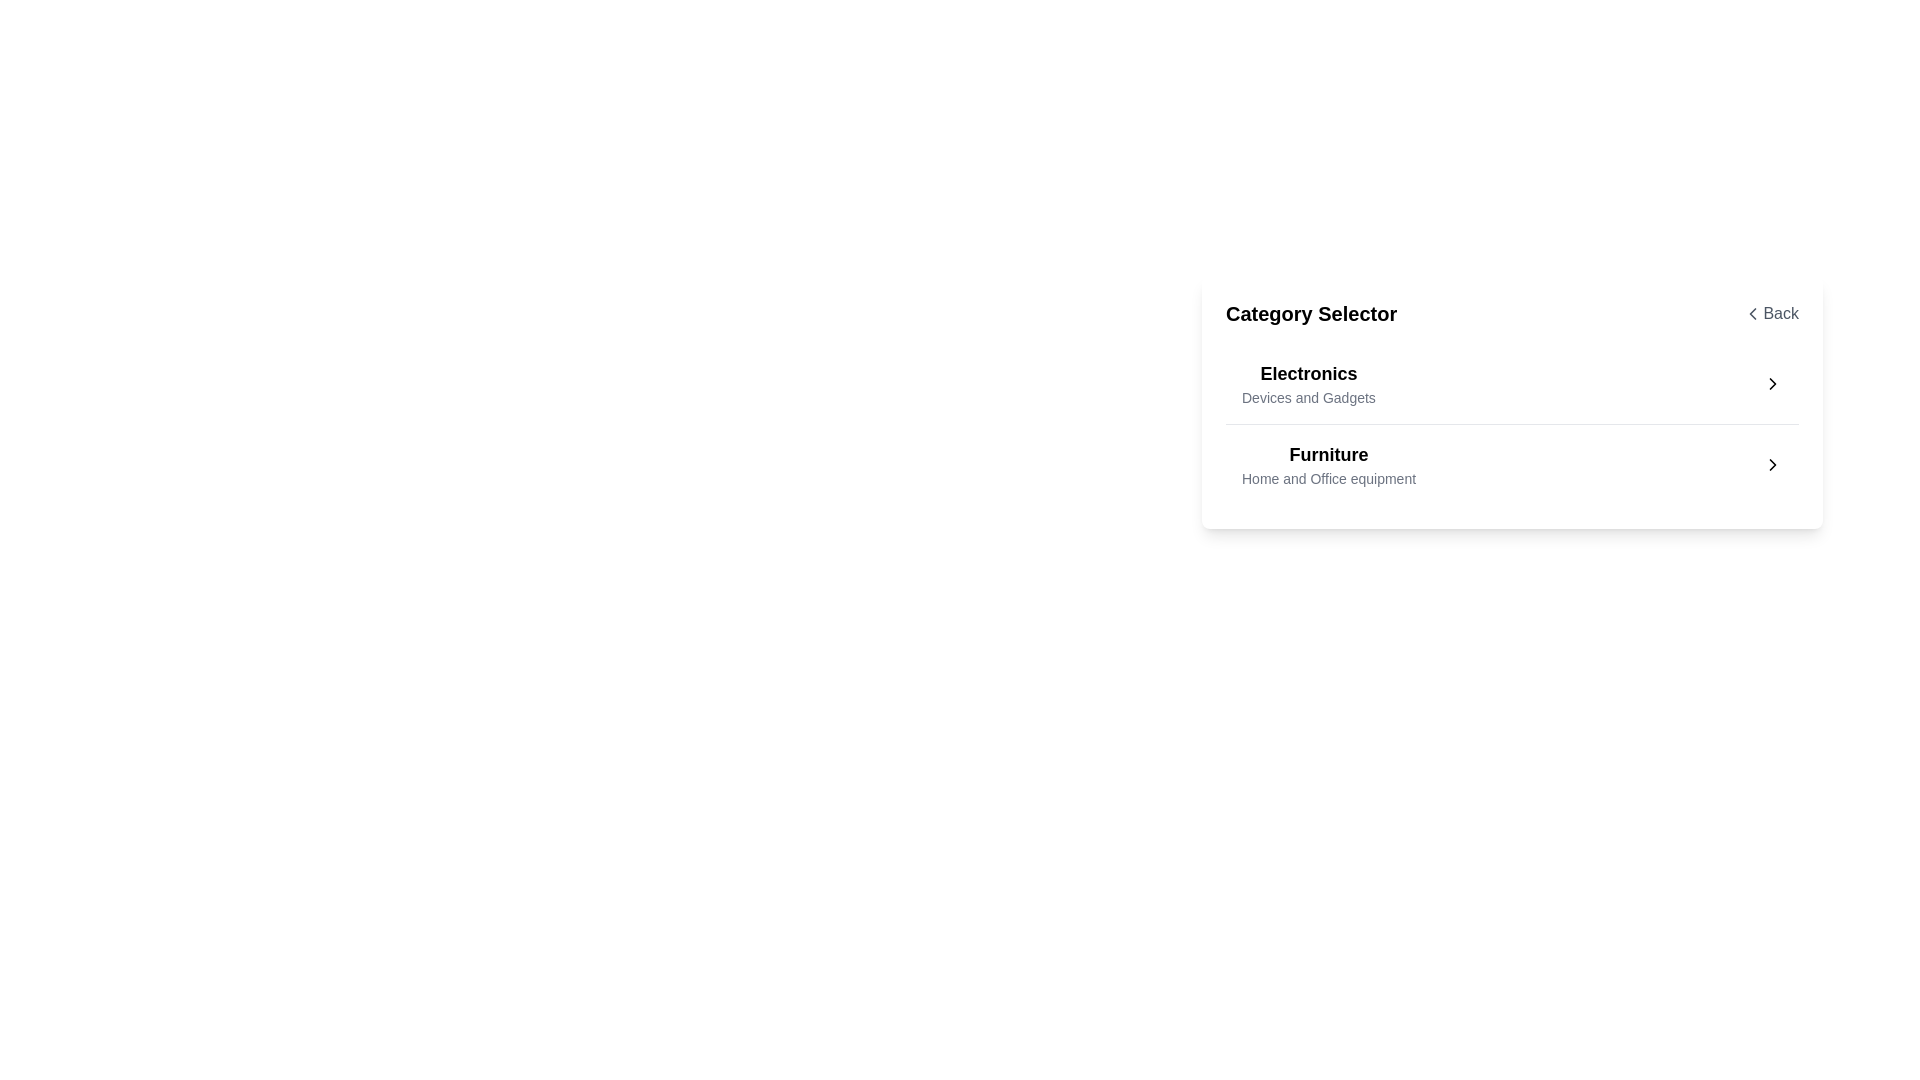 This screenshot has width=1920, height=1080. I want to click on the second item in the 'Category Selector' list, so click(1512, 464).